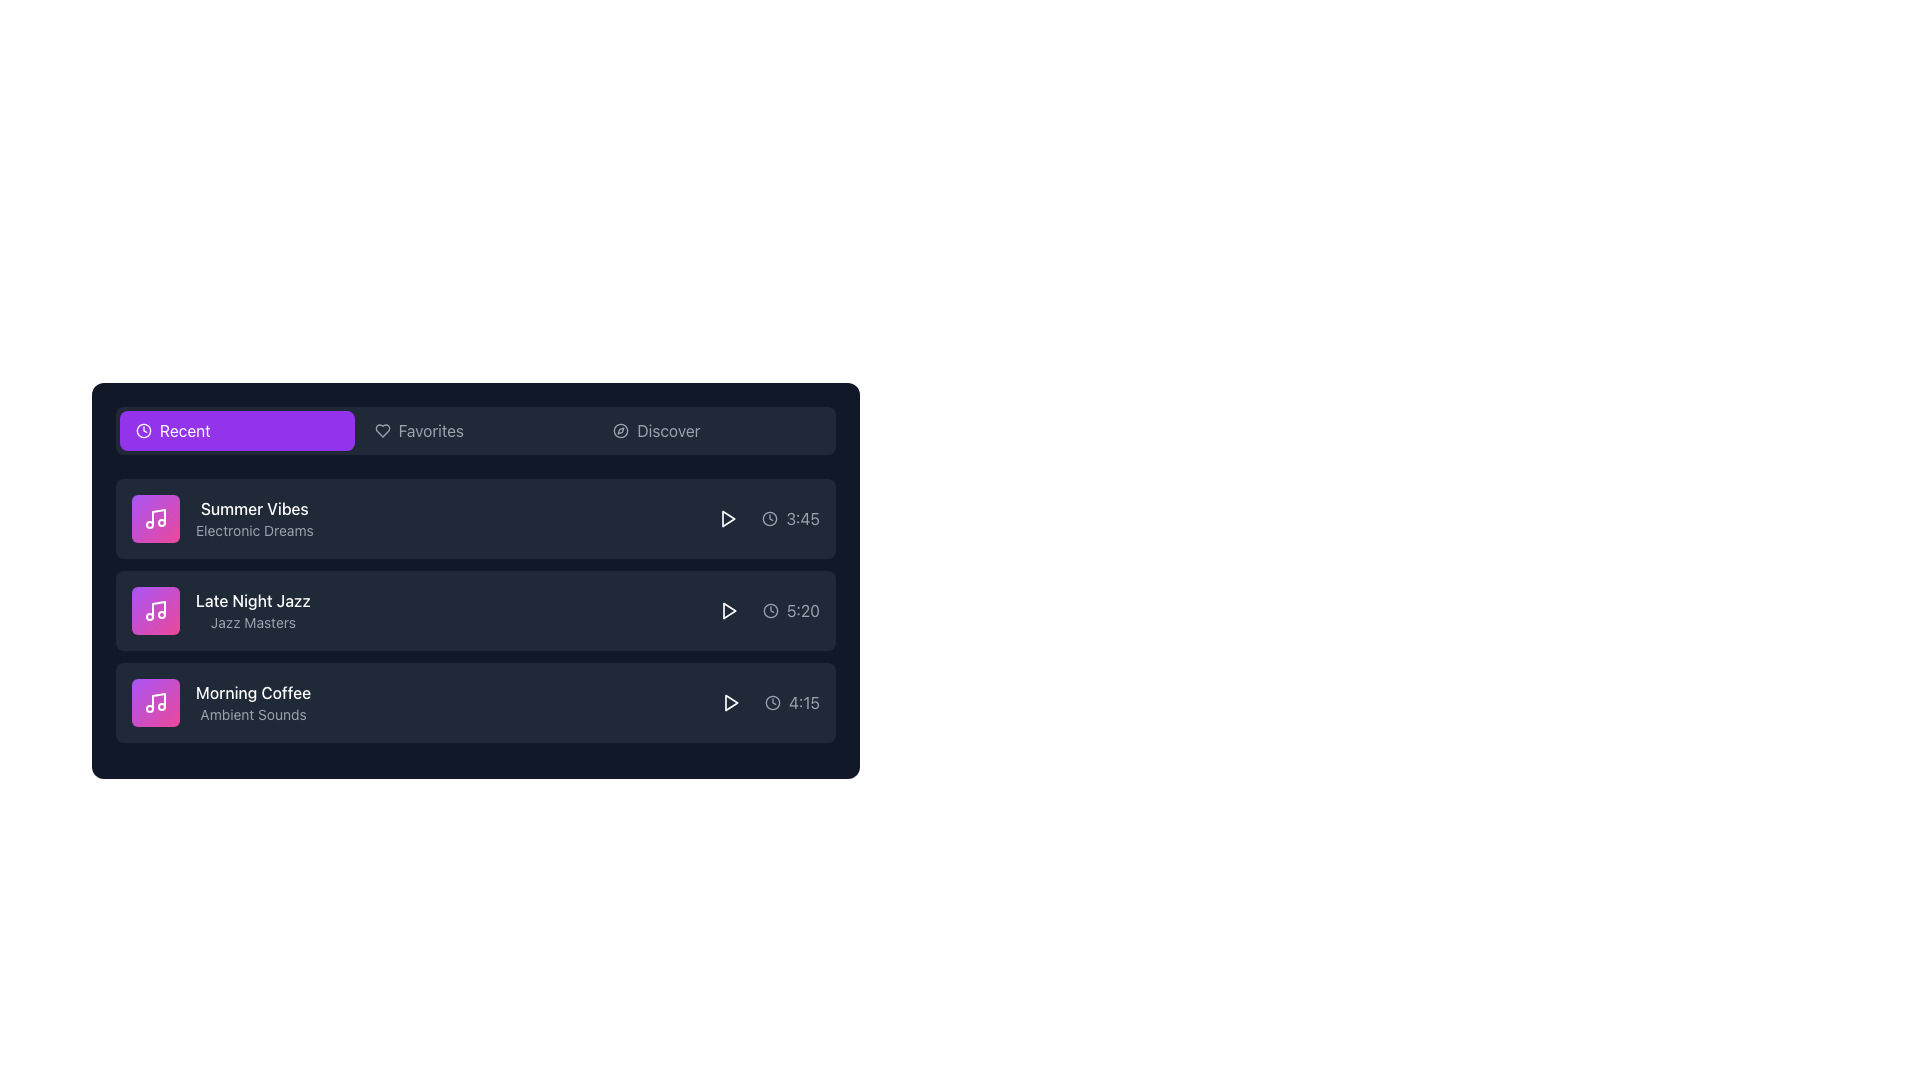  Describe the element at coordinates (474, 518) in the screenshot. I see `the first media track item titled 'Summer Vibes'` at that location.